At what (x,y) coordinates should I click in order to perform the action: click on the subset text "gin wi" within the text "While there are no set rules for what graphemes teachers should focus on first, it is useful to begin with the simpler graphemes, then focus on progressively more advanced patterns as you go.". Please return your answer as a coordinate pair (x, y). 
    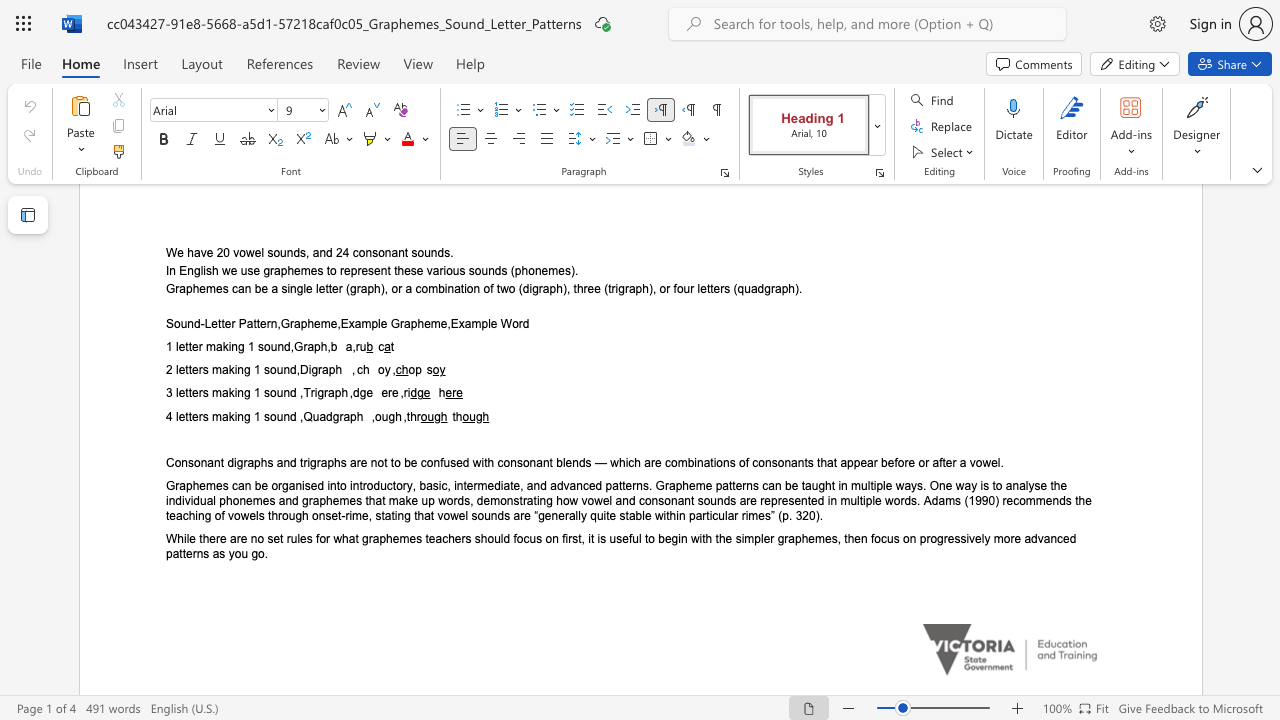
    Looking at the image, I should click on (671, 538).